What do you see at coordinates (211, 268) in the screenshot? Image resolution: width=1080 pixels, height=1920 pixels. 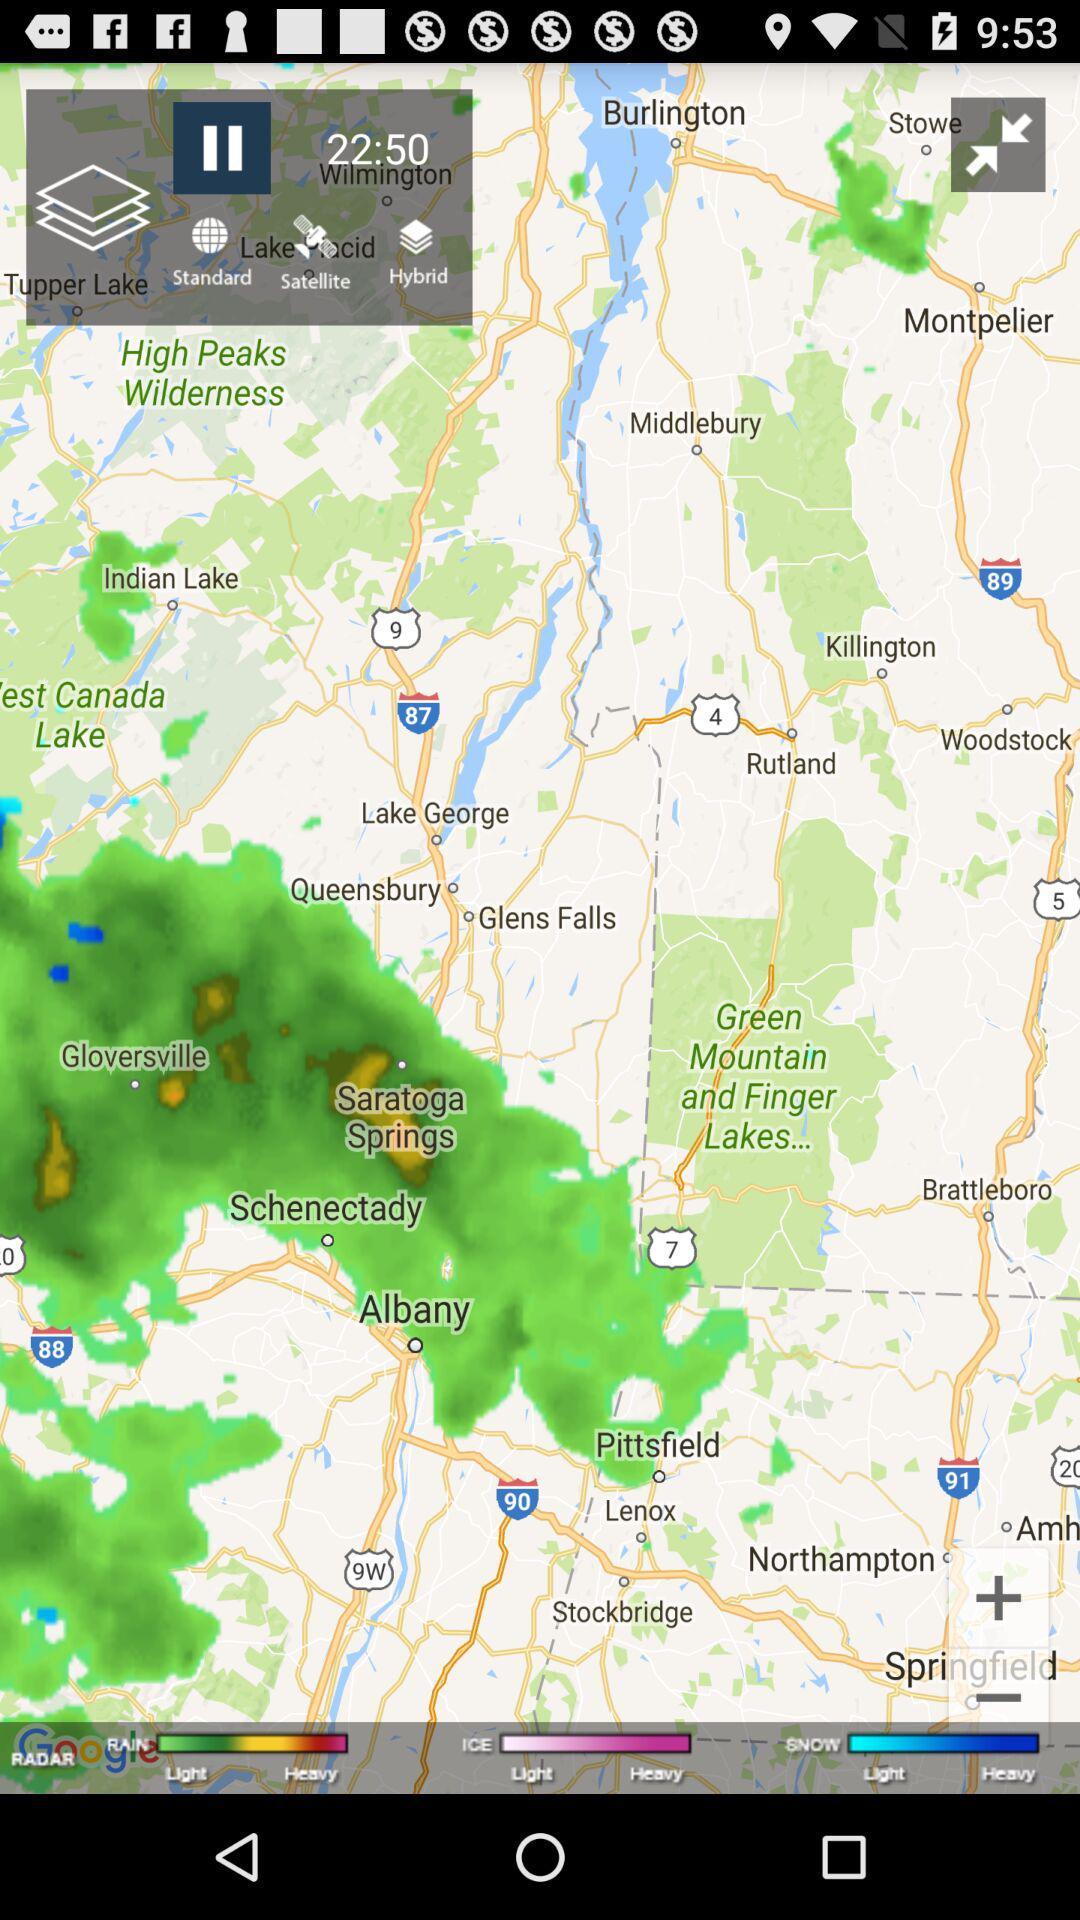 I see `the globe icon` at bounding box center [211, 268].